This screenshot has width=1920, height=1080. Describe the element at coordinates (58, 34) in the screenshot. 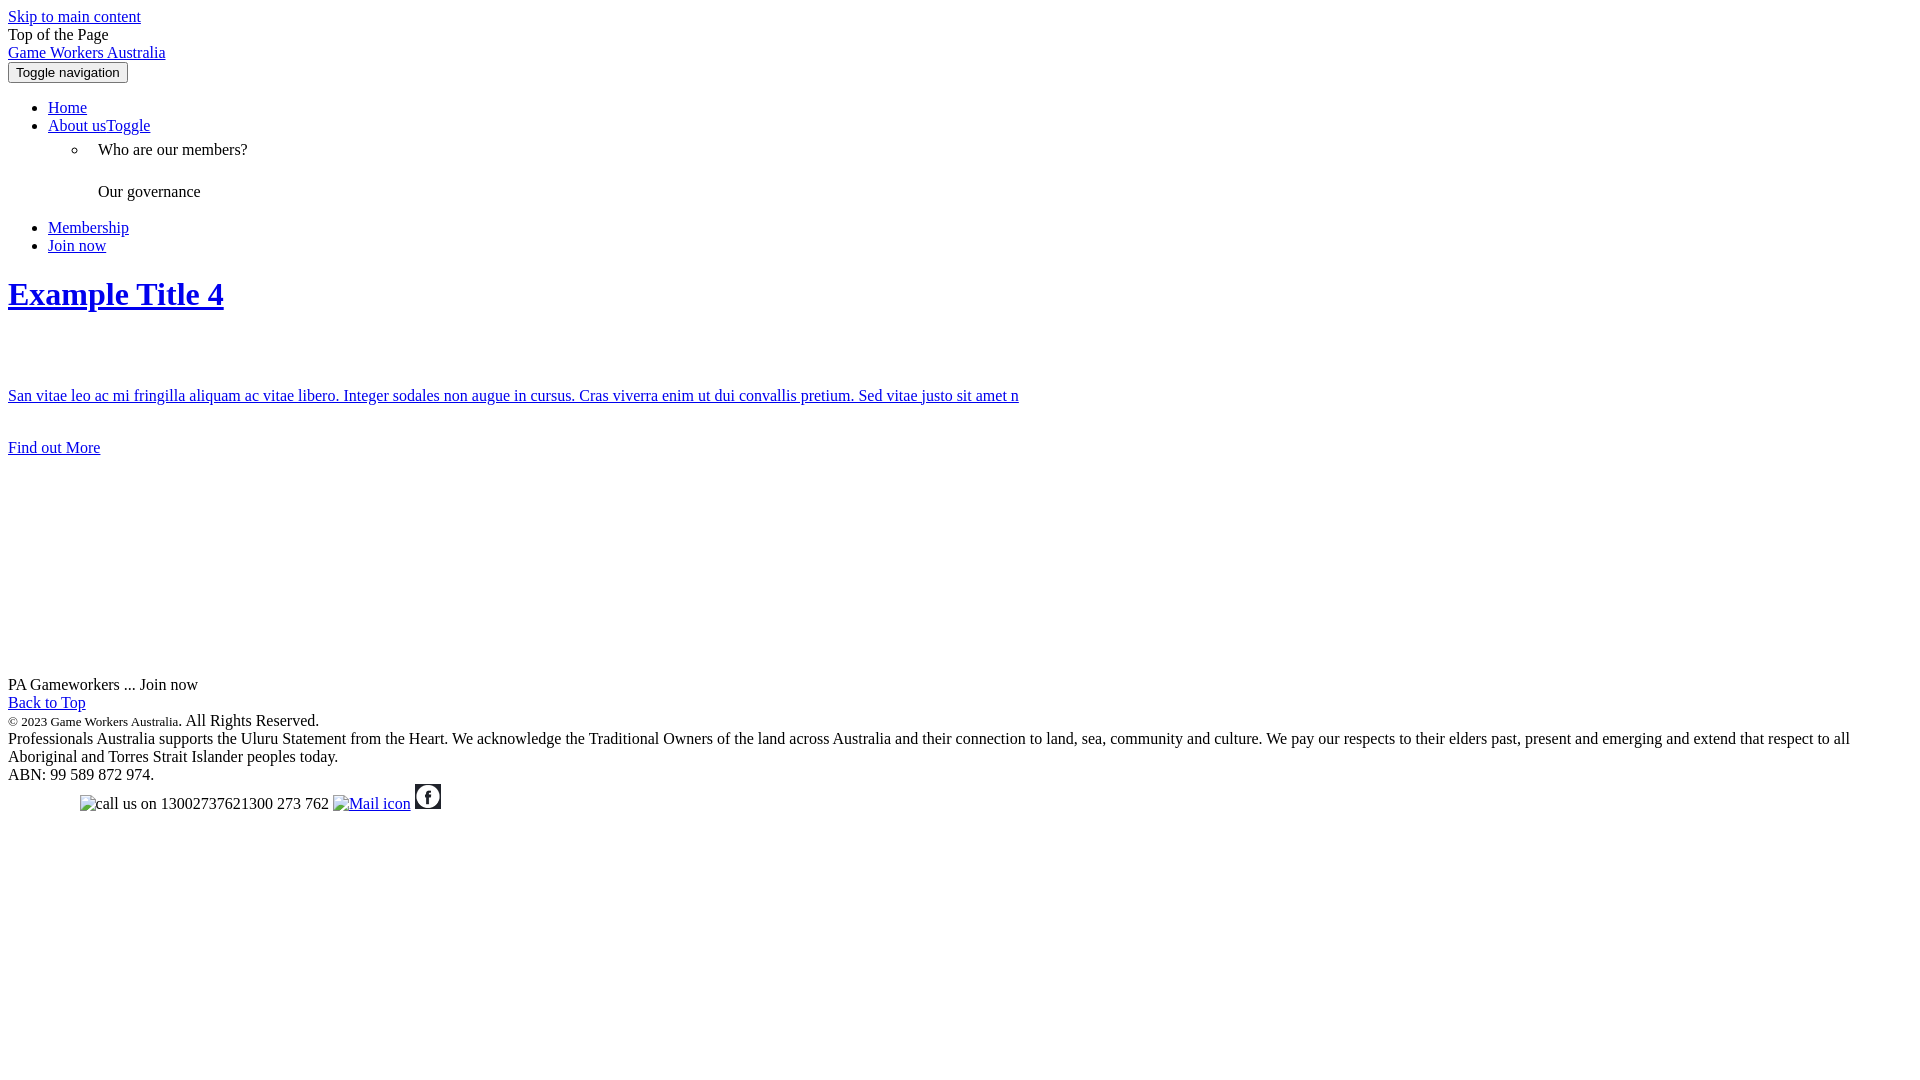

I see `'Top of the Page'` at that location.